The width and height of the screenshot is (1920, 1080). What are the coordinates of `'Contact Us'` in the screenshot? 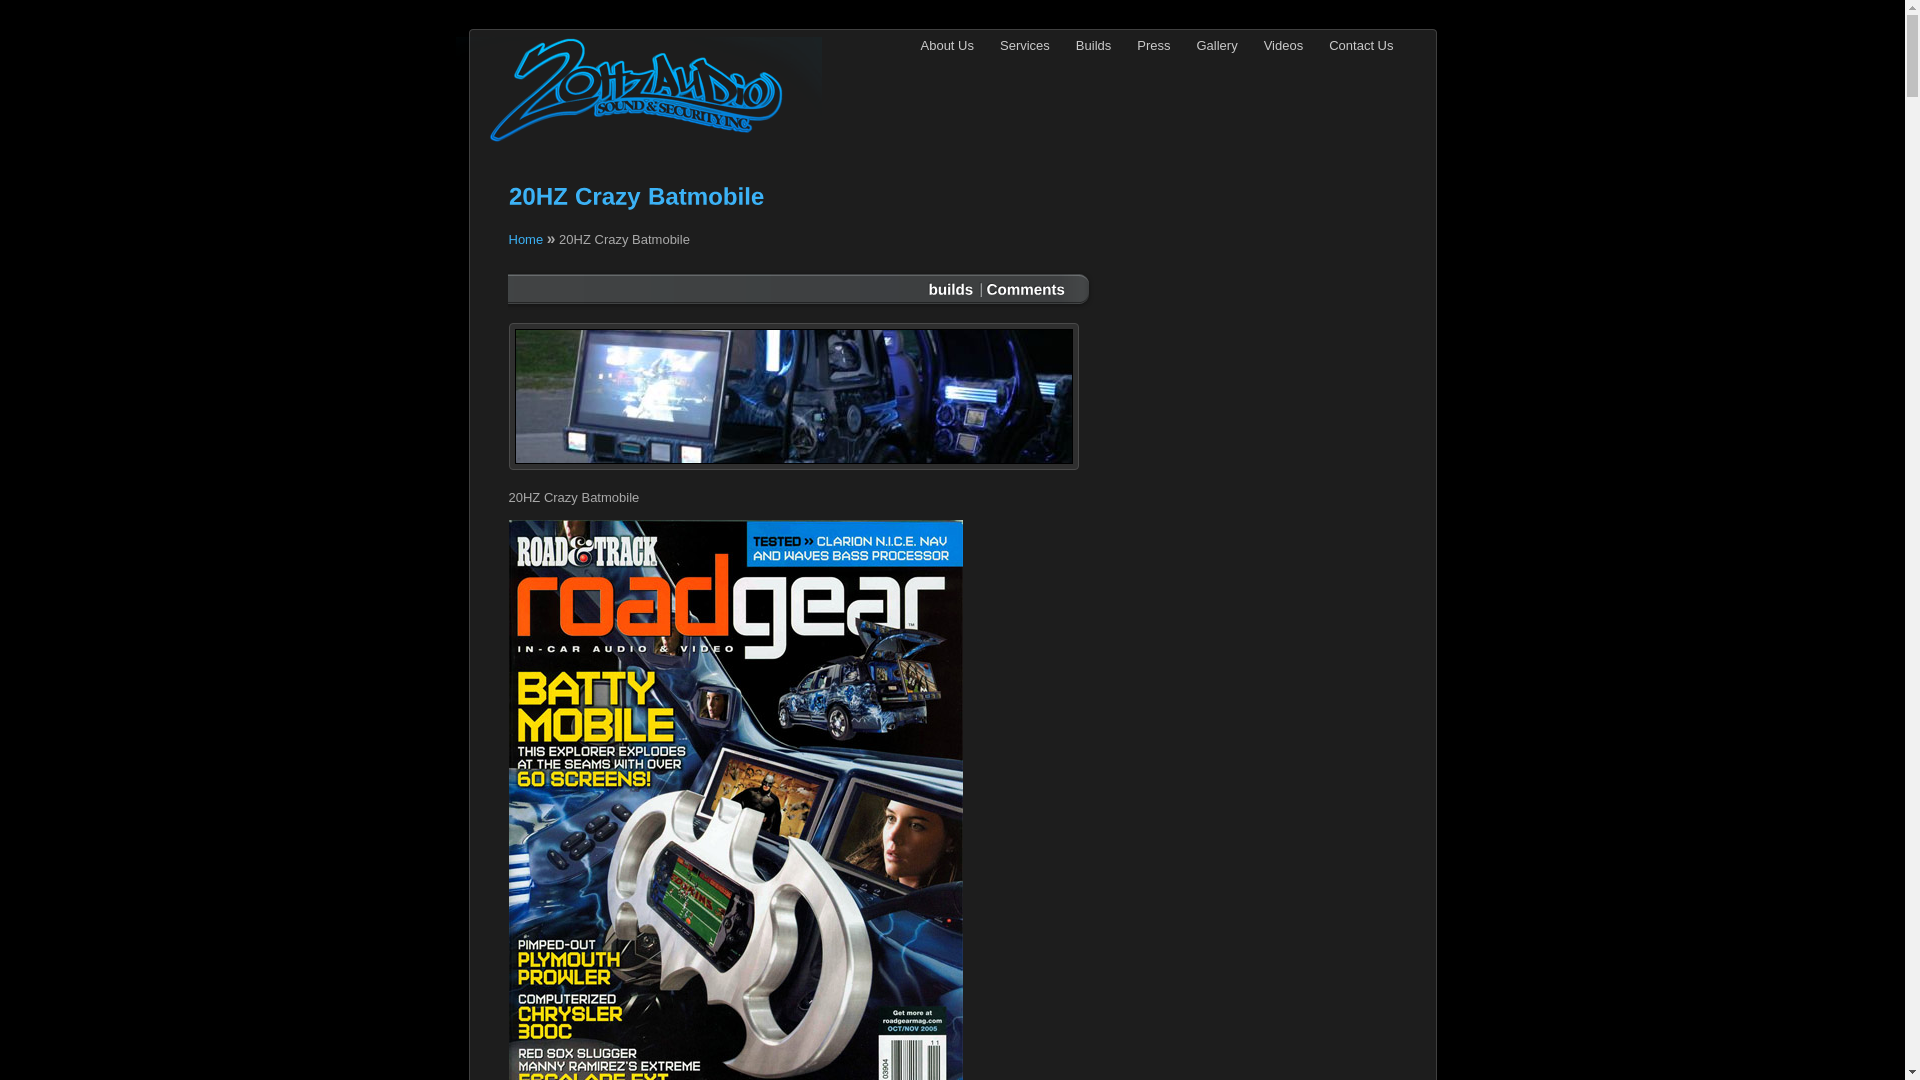 It's located at (1360, 45).